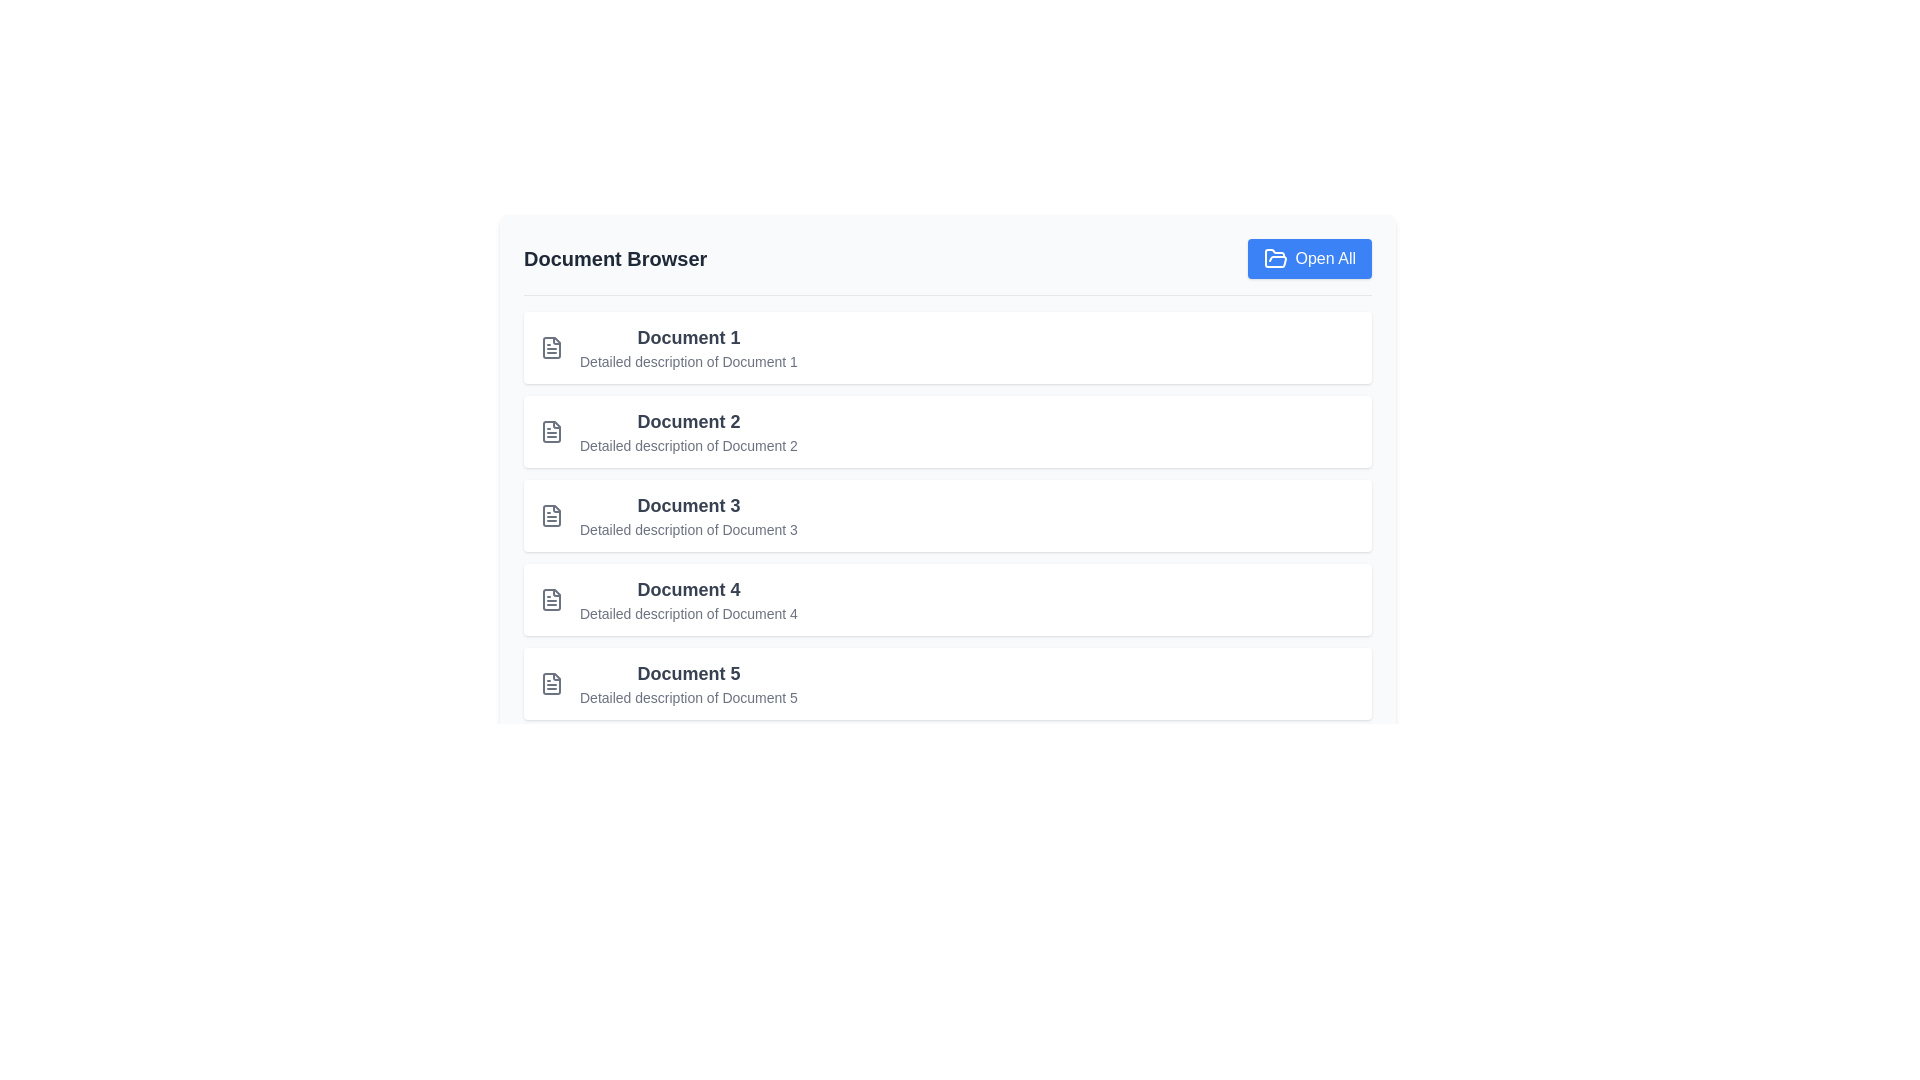  What do you see at coordinates (552, 346) in the screenshot?
I see `the vector graphic icon representing the first document entry titled 'Document 1', which is located at the far left of the entry` at bounding box center [552, 346].